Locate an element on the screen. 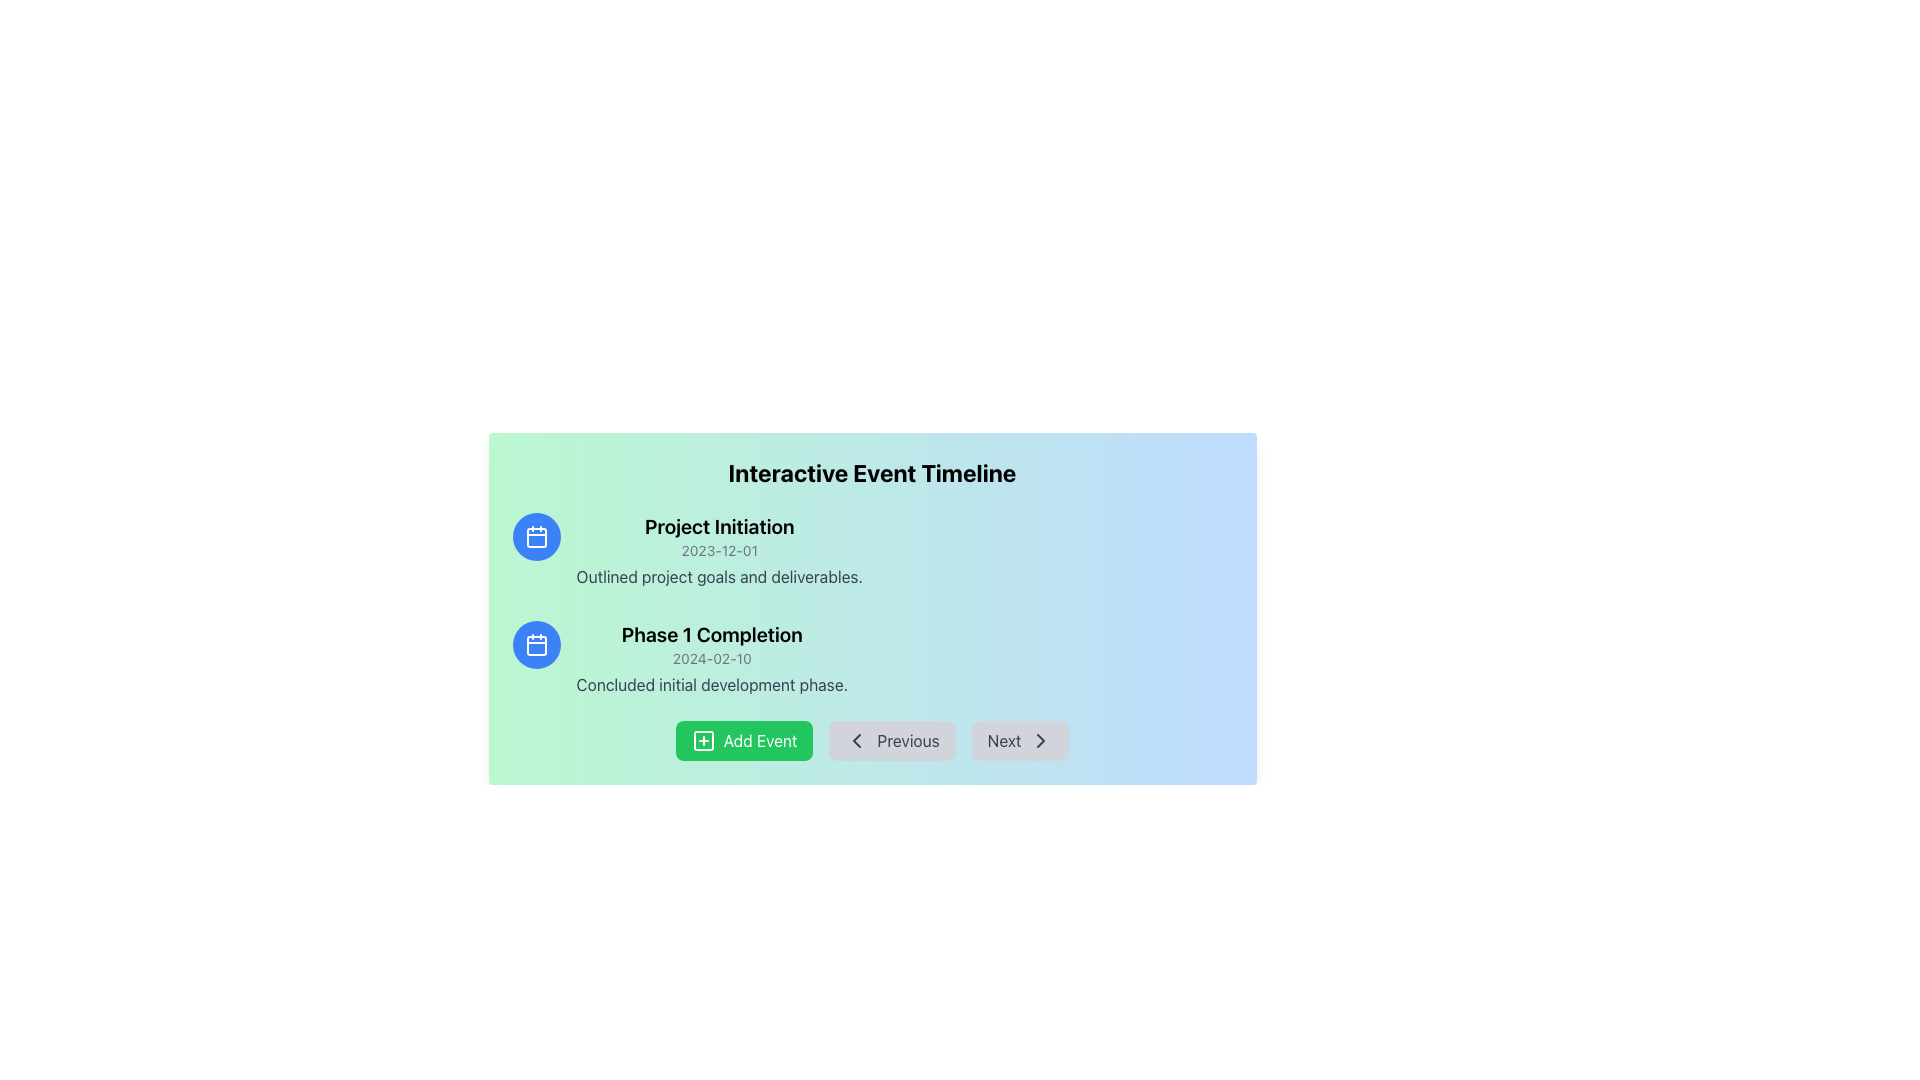 This screenshot has width=1920, height=1080. the middle button in the horizontal group of three buttons located at the bottom of the layout is located at coordinates (872, 740).